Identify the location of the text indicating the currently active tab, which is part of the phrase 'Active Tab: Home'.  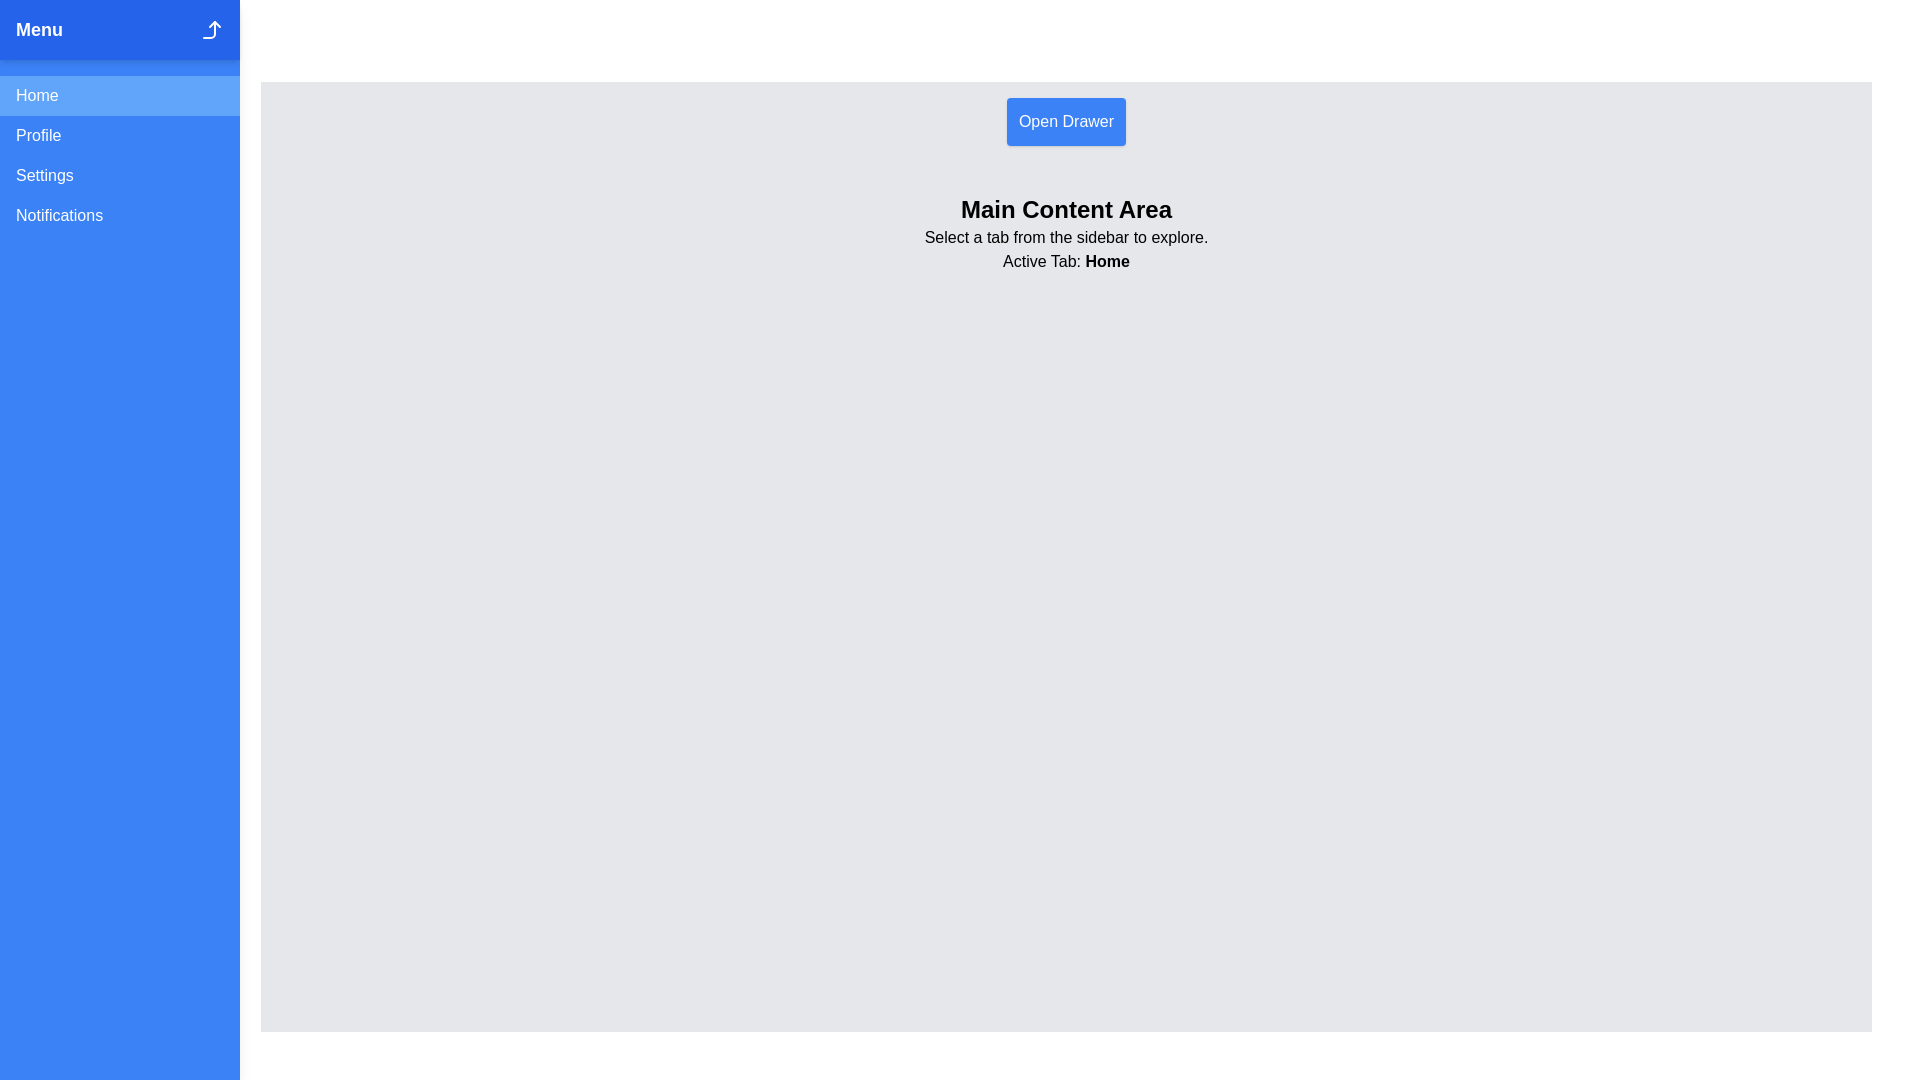
(1106, 260).